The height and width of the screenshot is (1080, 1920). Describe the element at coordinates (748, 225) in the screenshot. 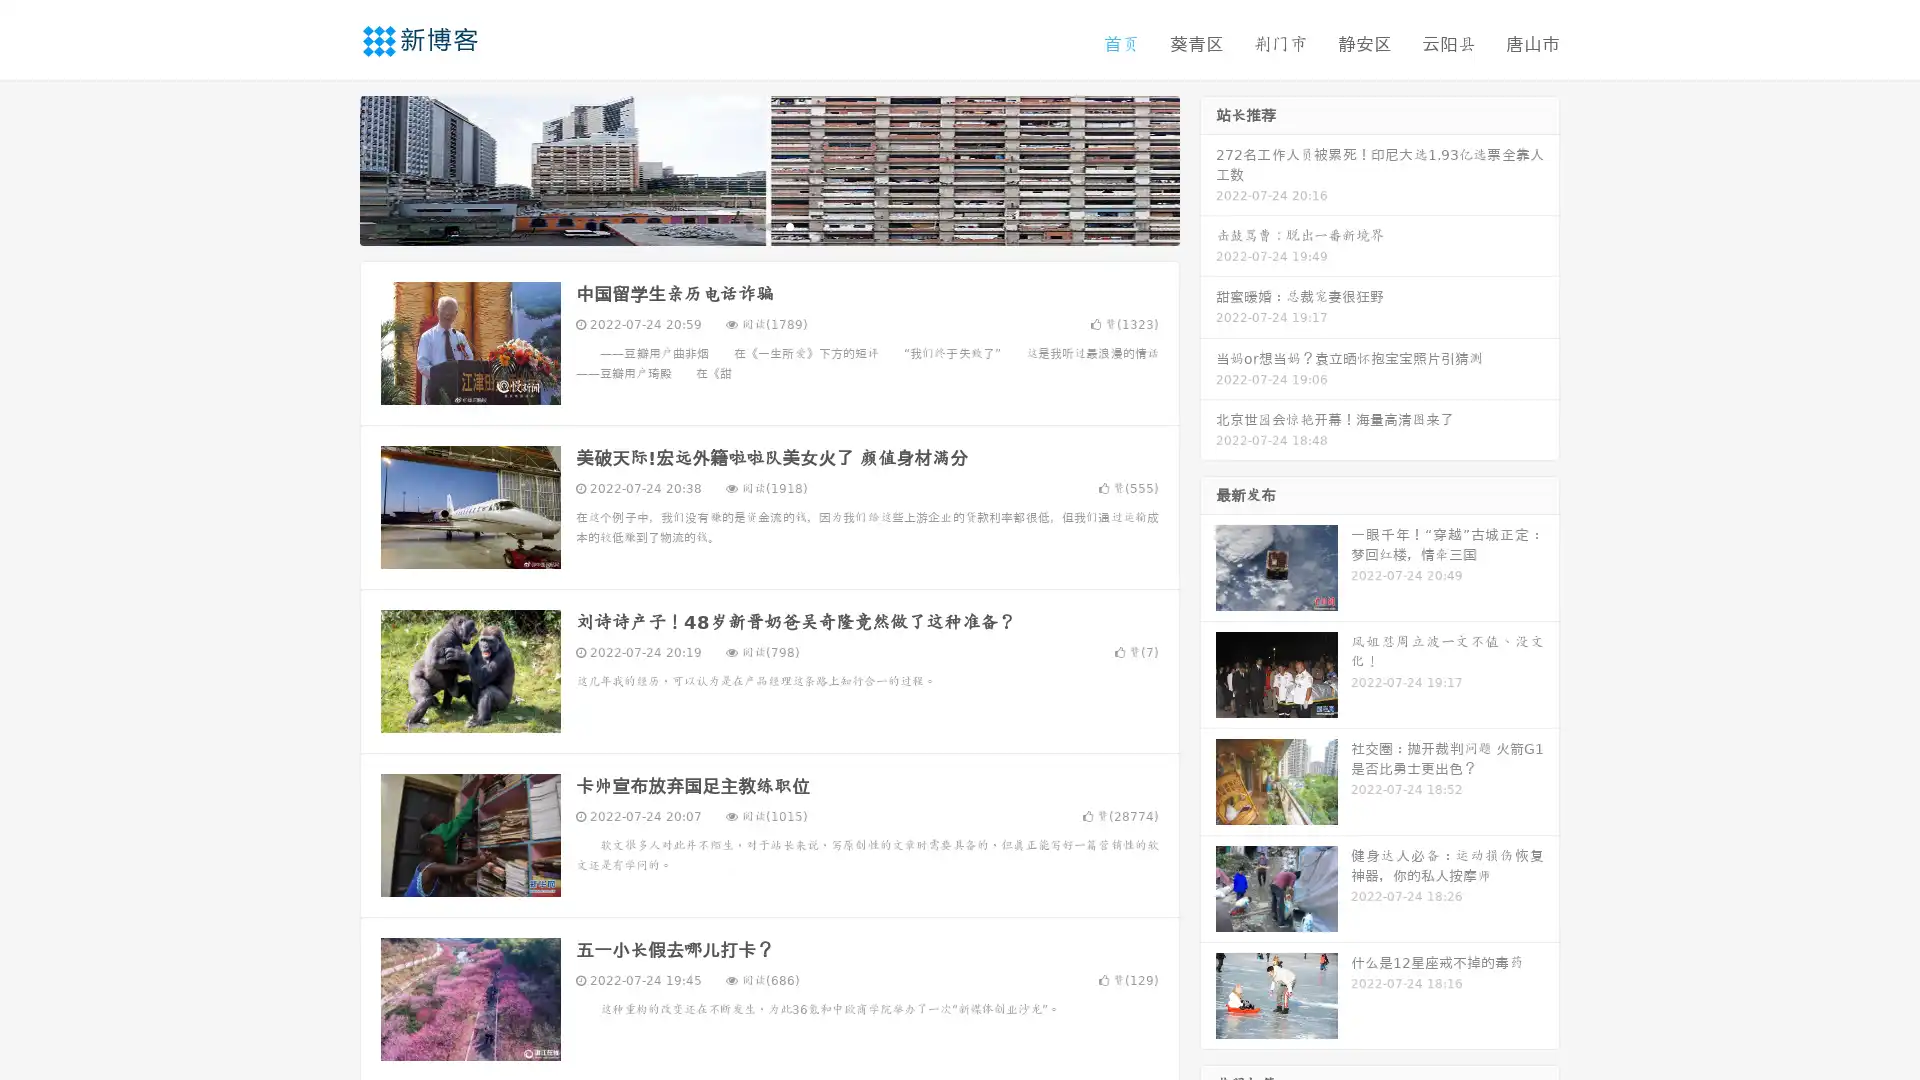

I see `Go to slide 1` at that location.